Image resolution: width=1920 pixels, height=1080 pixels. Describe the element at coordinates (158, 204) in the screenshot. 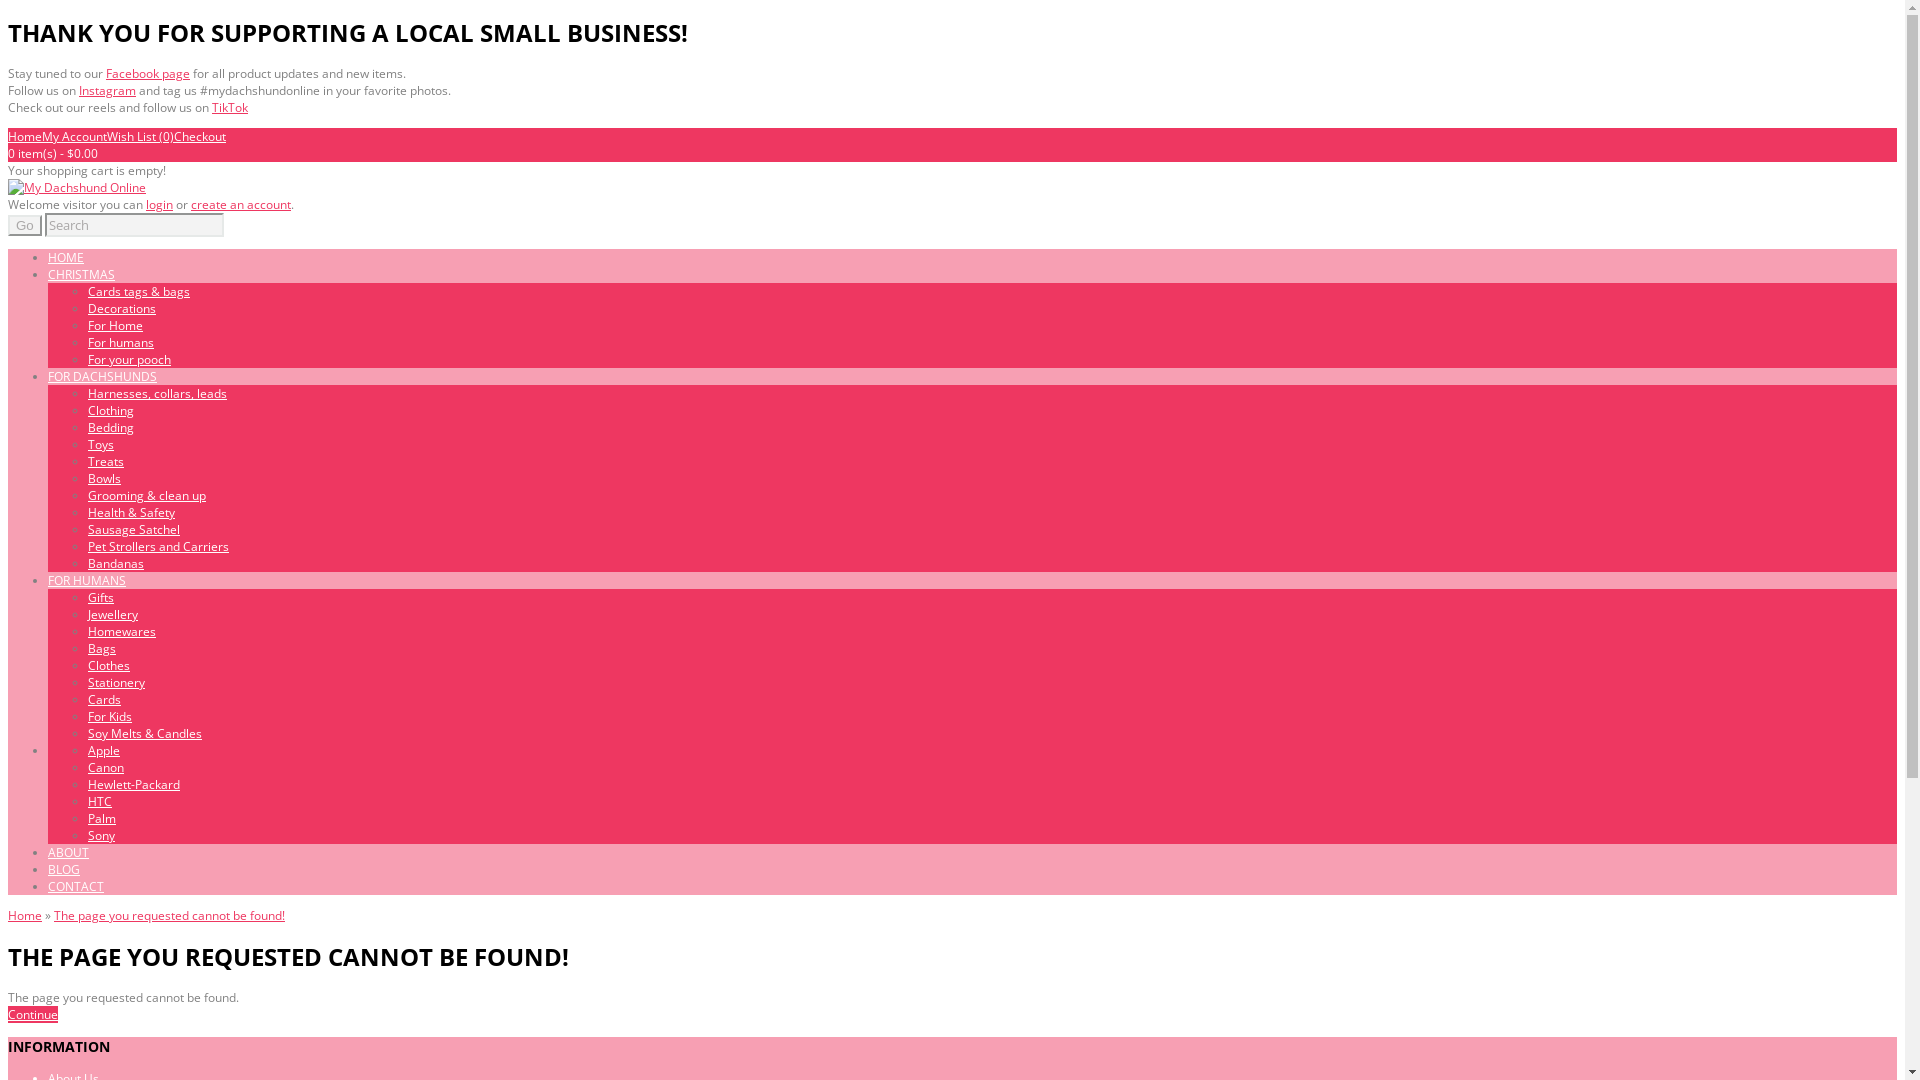

I see `'login'` at that location.